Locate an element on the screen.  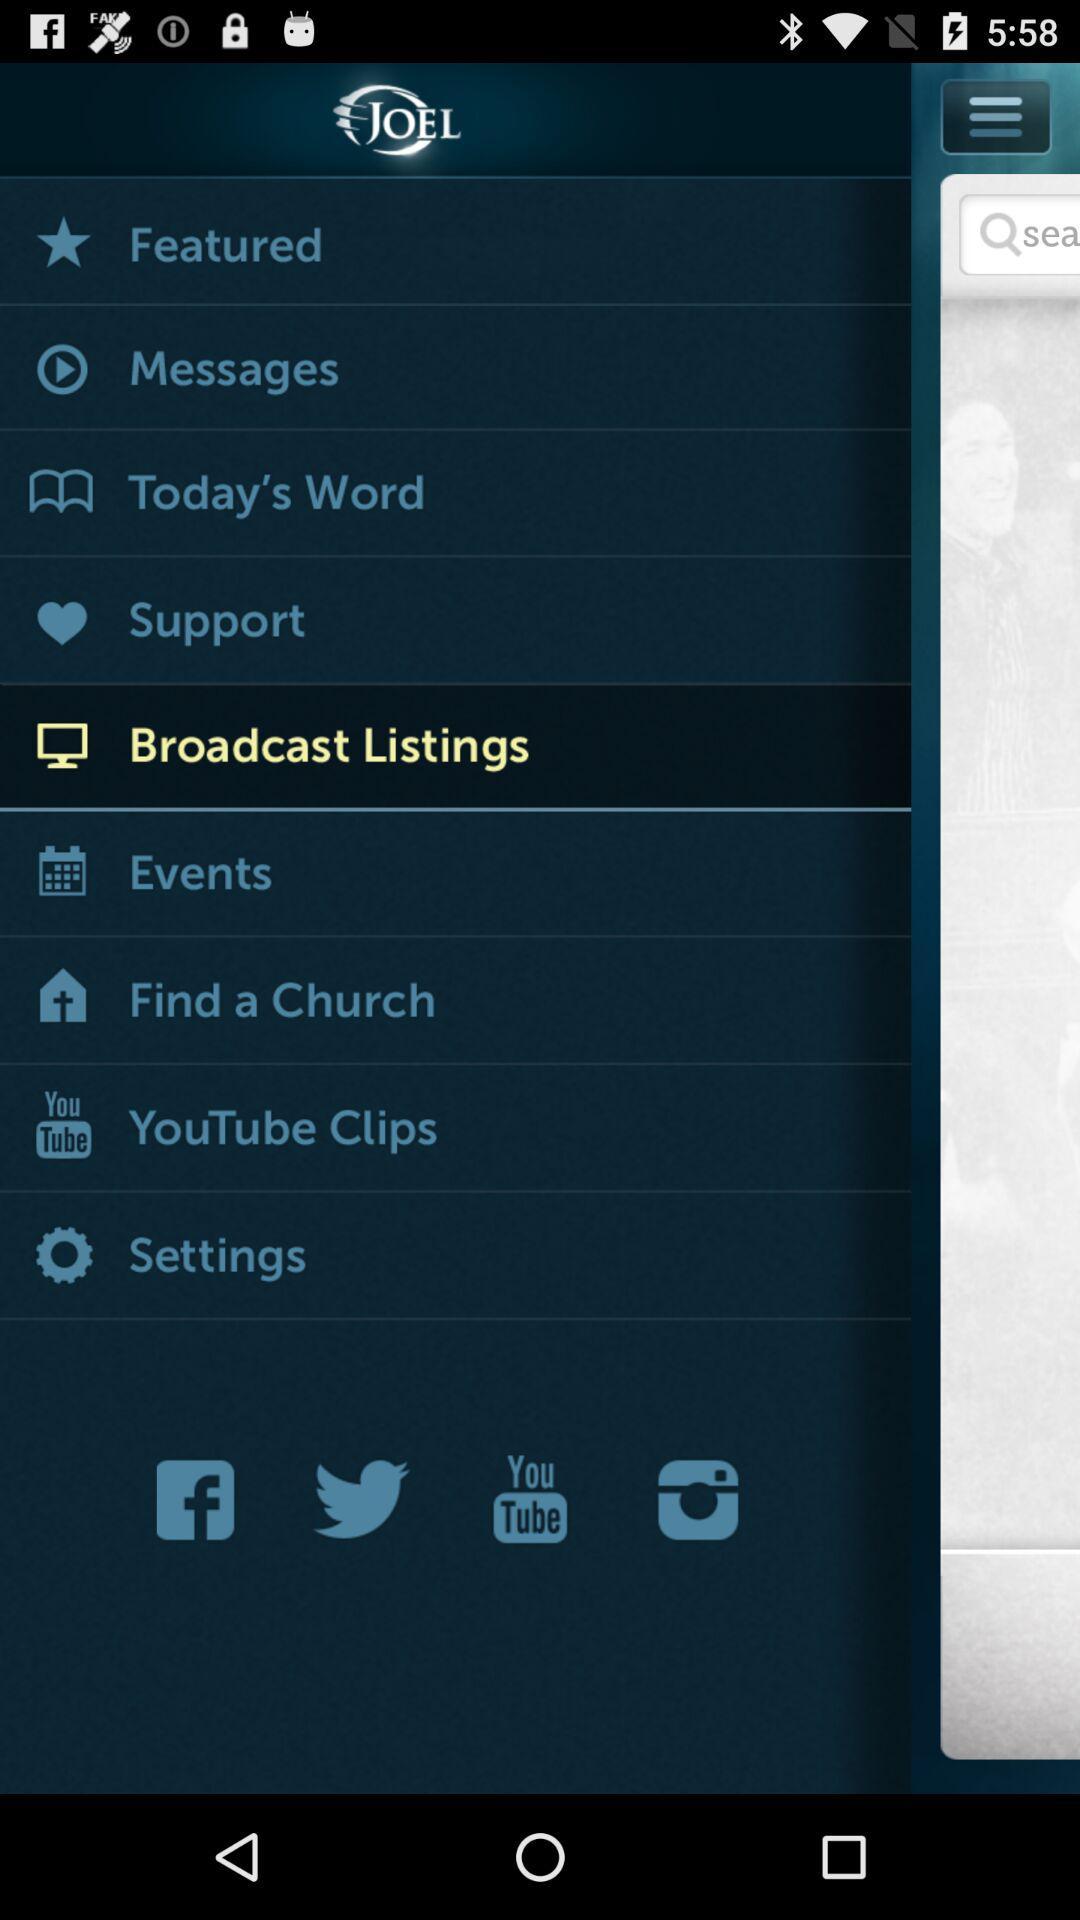
the facebook icon is located at coordinates (201, 1605).